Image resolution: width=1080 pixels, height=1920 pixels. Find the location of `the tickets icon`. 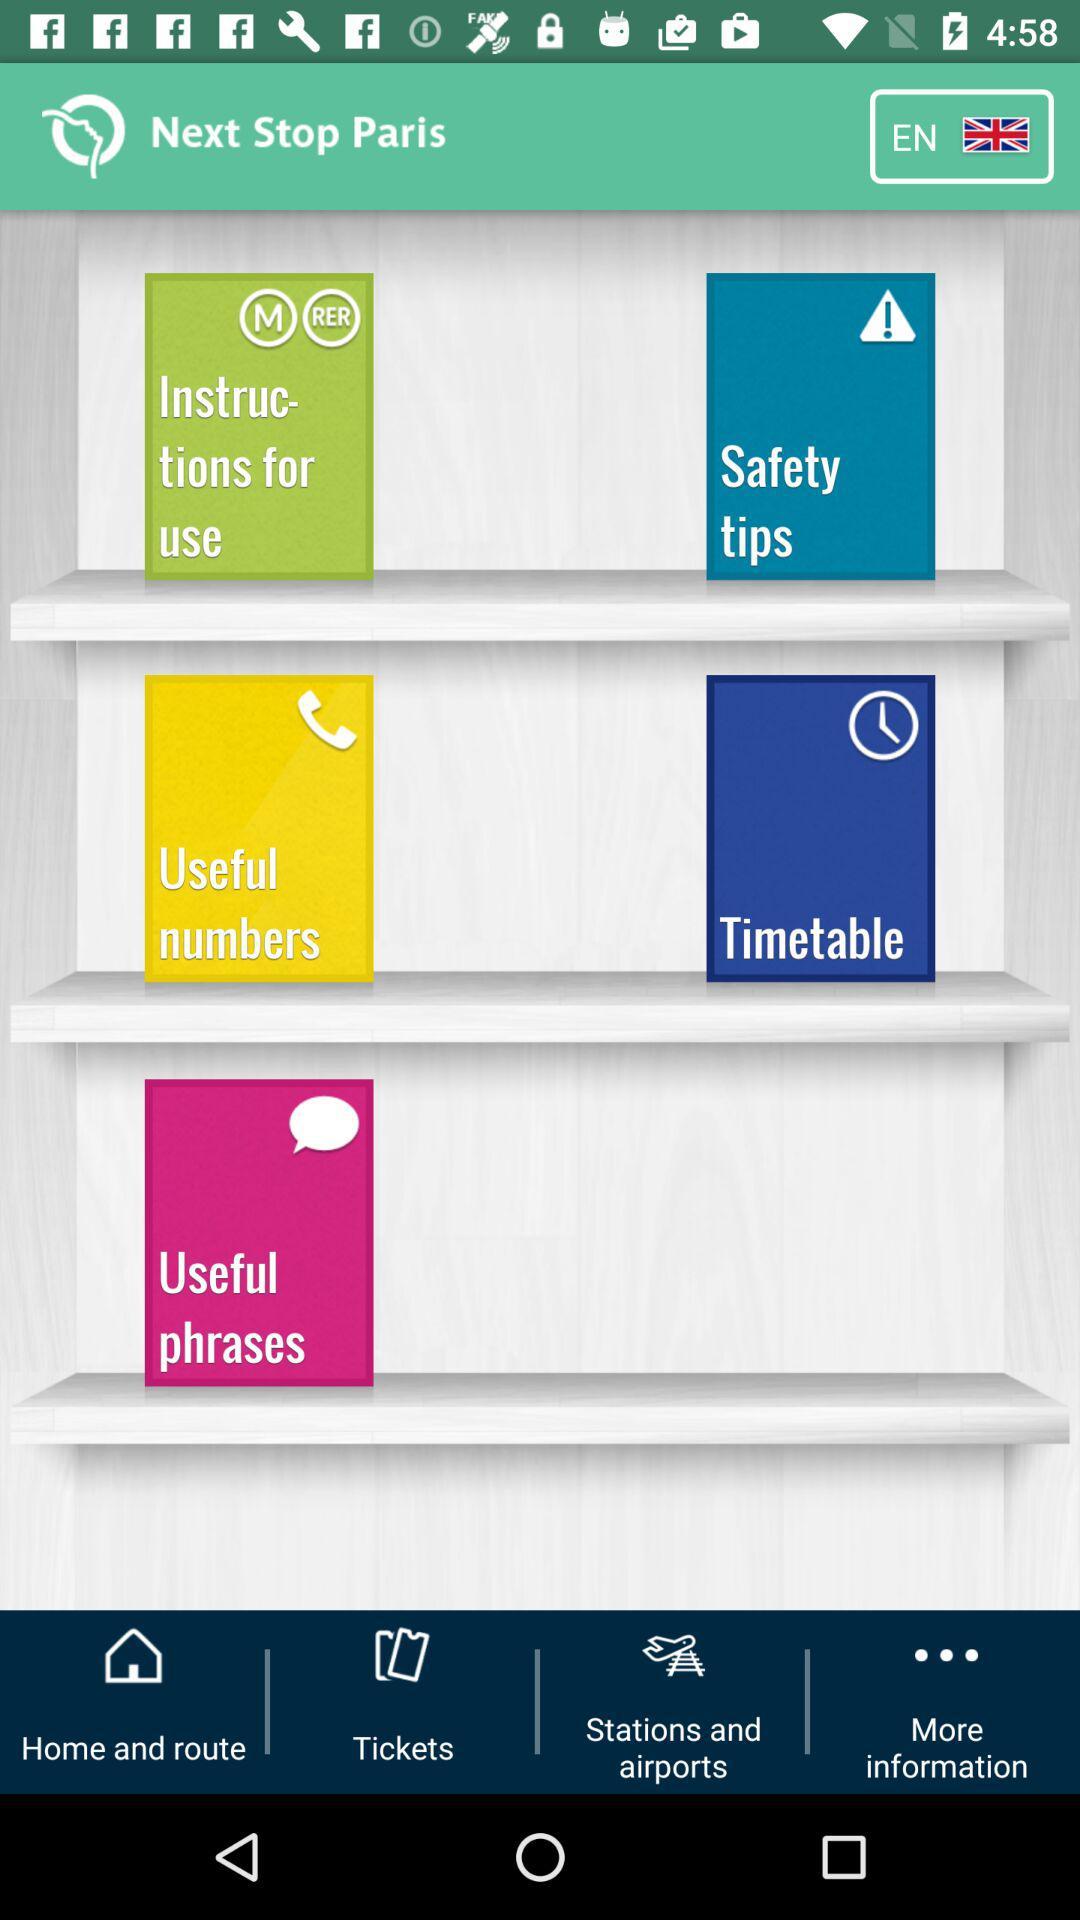

the tickets icon is located at coordinates (403, 1655).